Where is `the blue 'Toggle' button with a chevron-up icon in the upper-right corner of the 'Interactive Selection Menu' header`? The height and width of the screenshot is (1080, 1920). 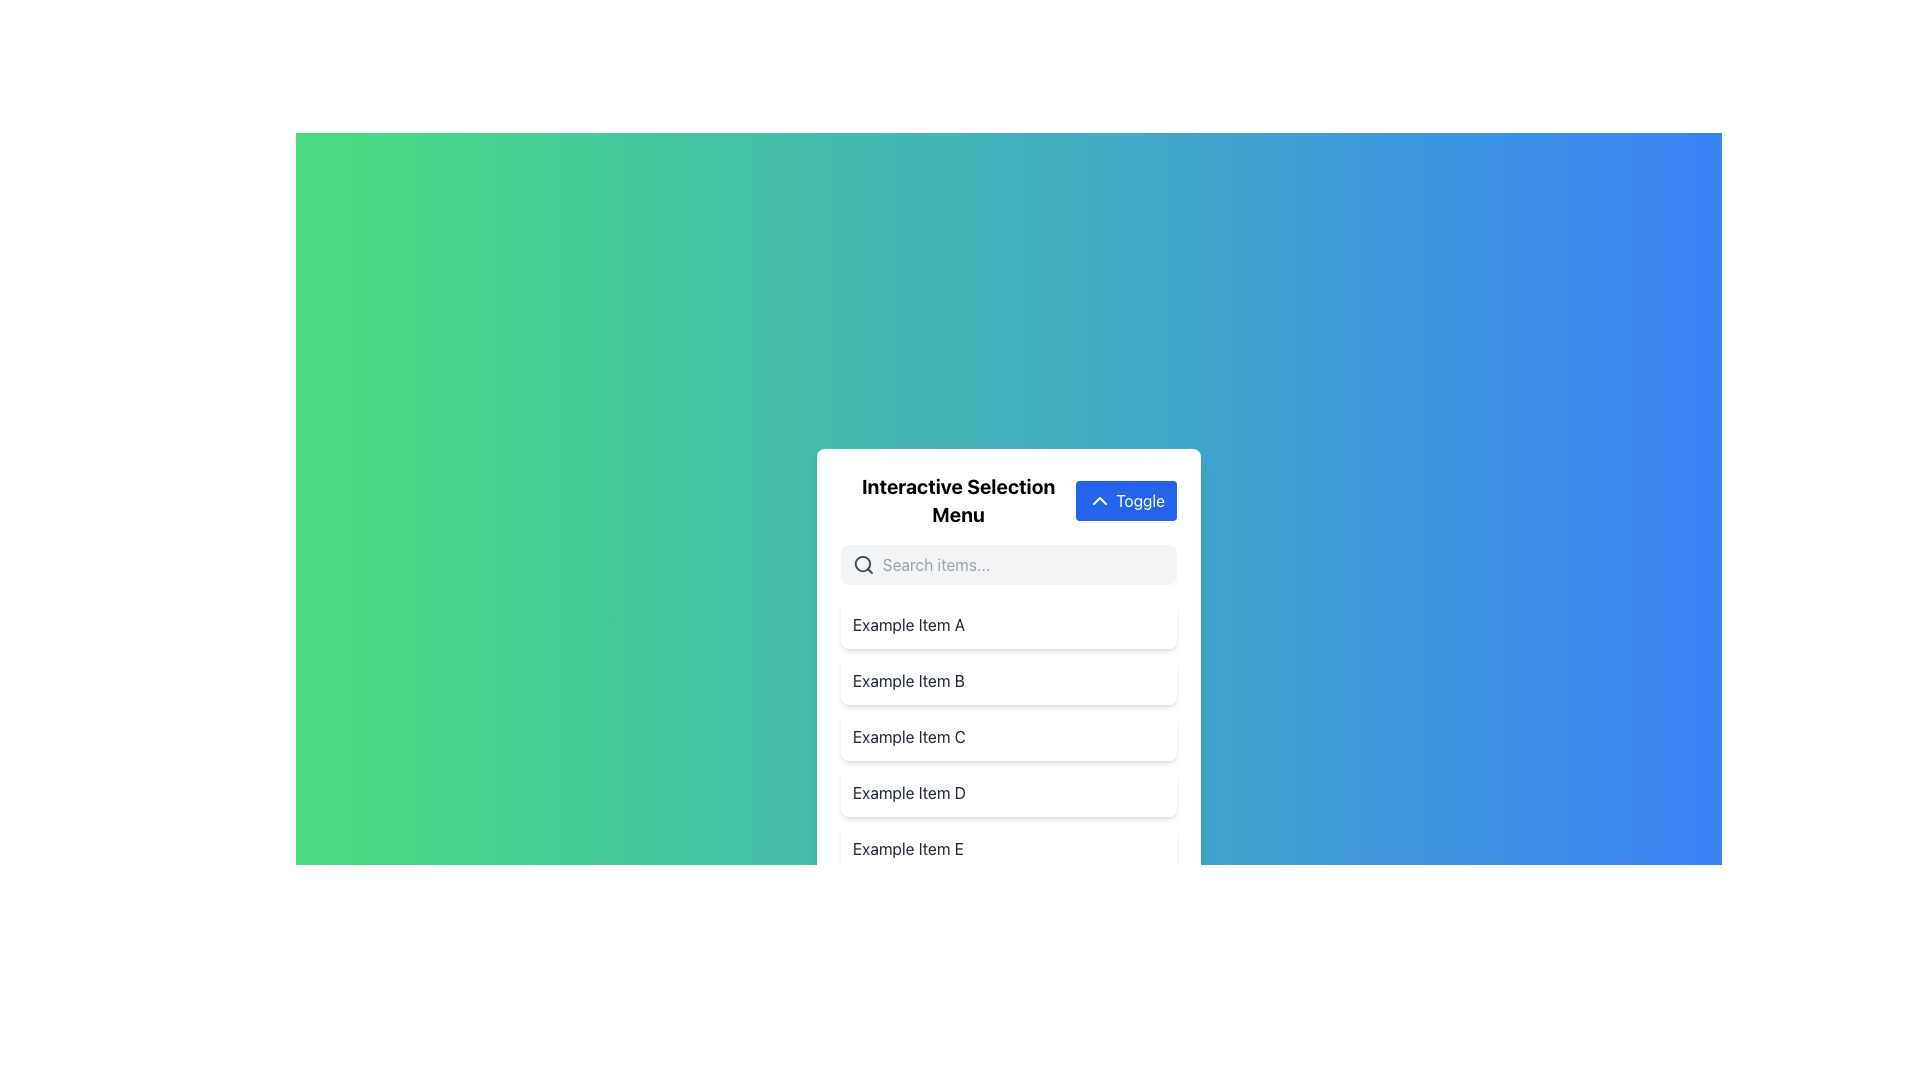
the blue 'Toggle' button with a chevron-up icon in the upper-right corner of the 'Interactive Selection Menu' header is located at coordinates (1126, 500).